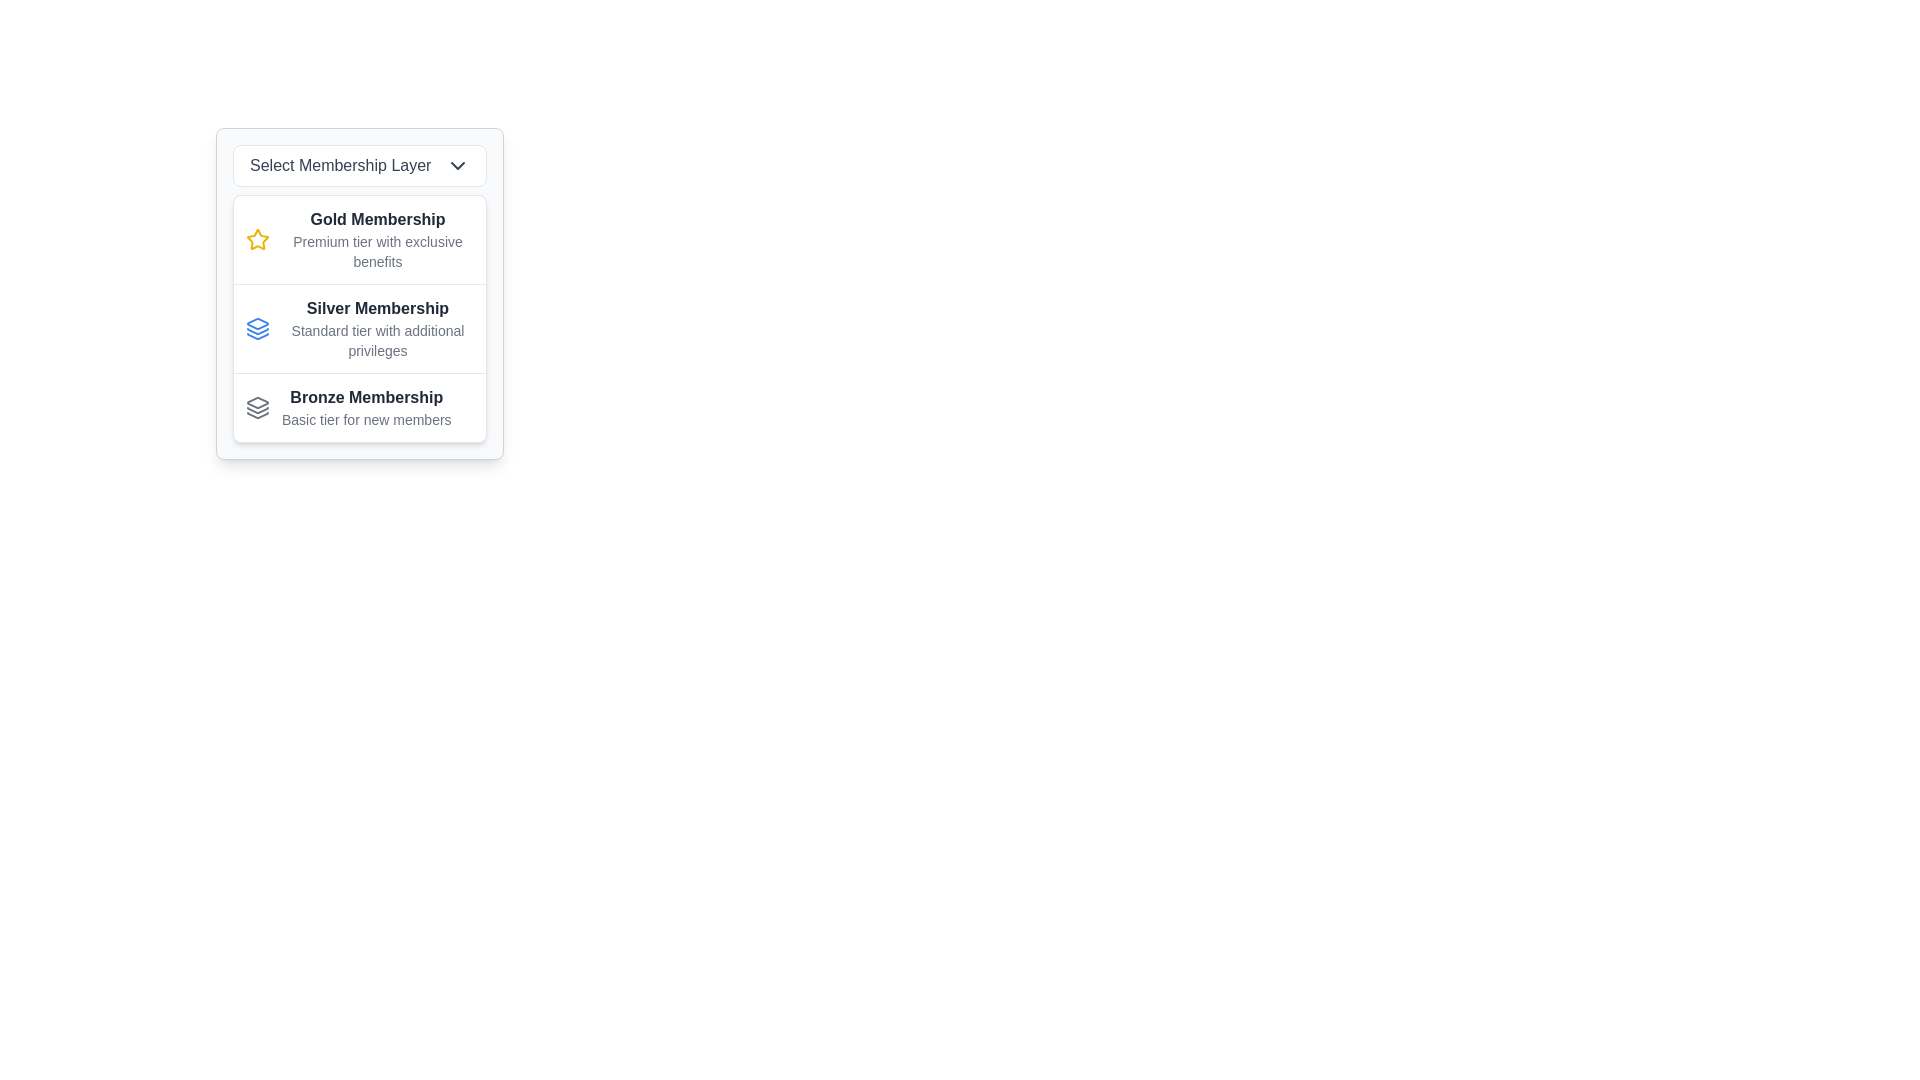  I want to click on the 'Gold Membership' tier represented, so click(257, 238).